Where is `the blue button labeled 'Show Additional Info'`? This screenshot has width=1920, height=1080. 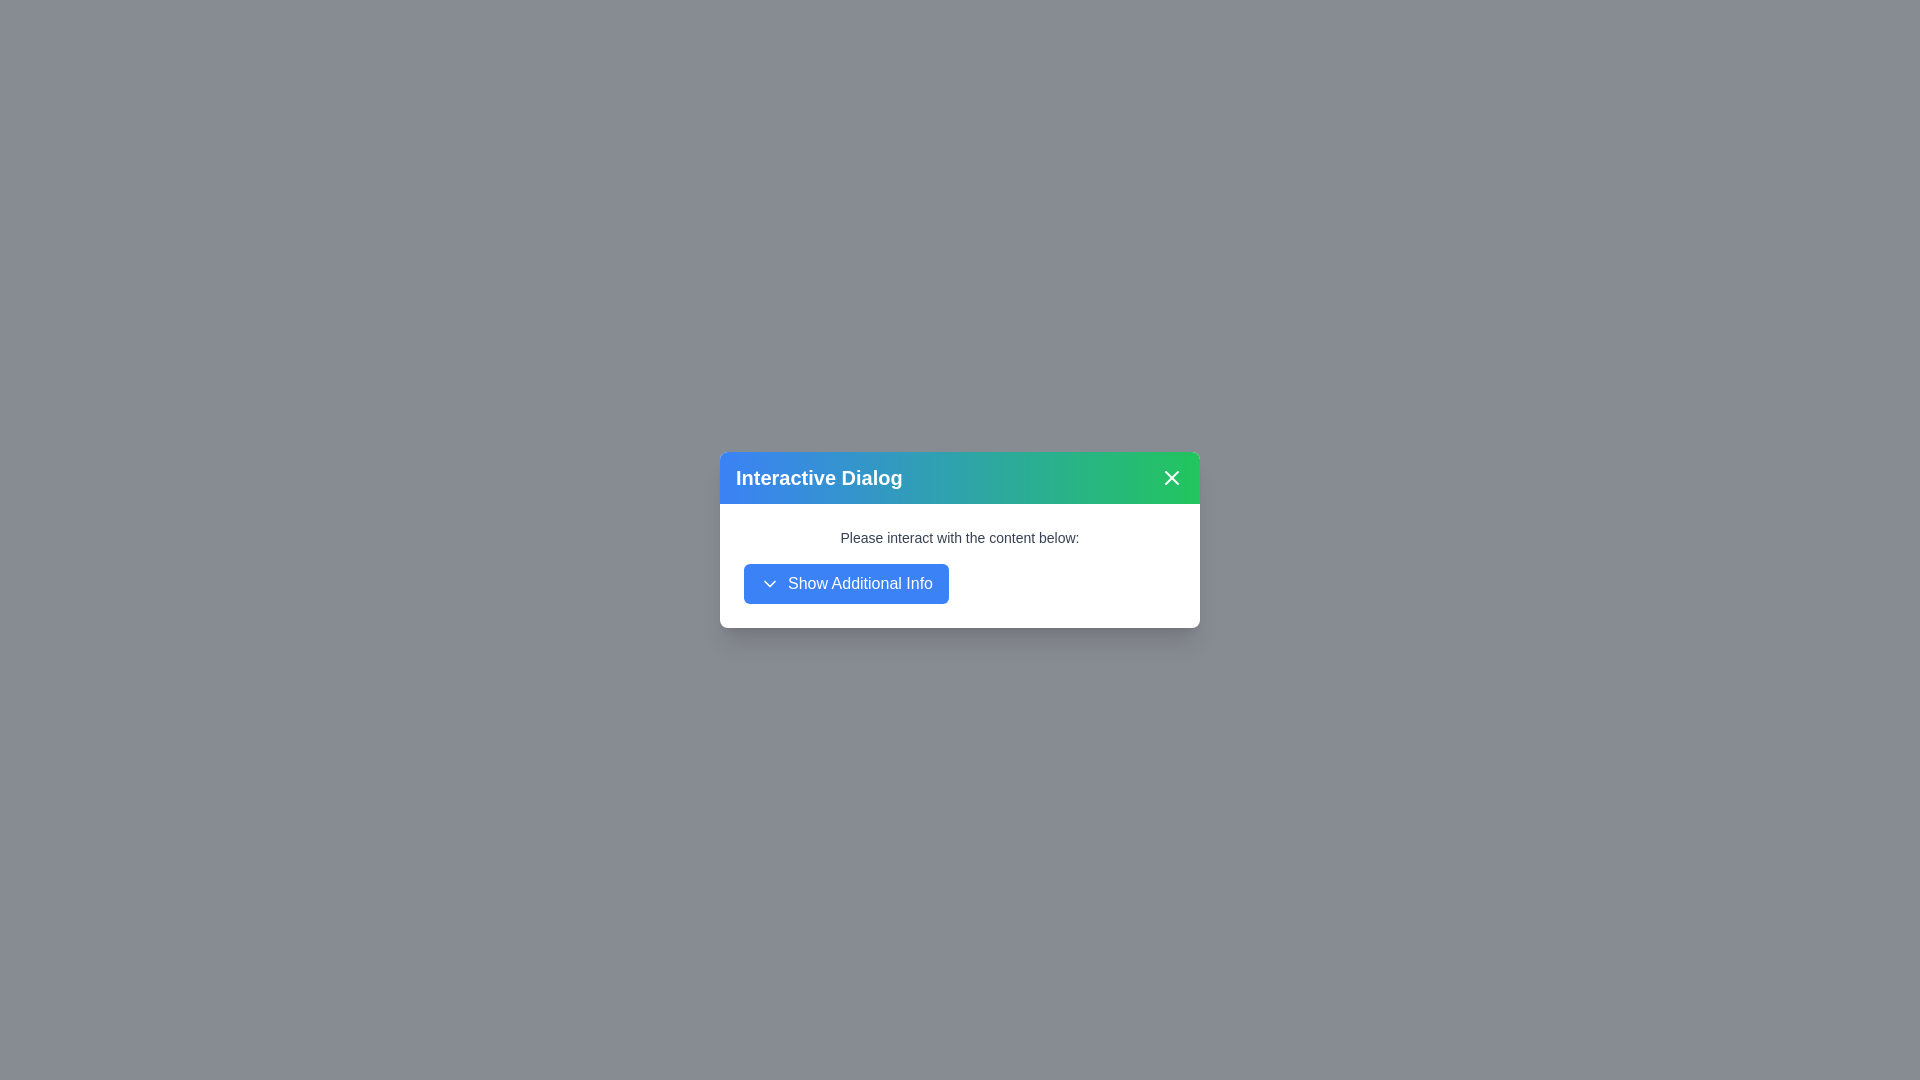
the blue button labeled 'Show Additional Info' is located at coordinates (846, 583).